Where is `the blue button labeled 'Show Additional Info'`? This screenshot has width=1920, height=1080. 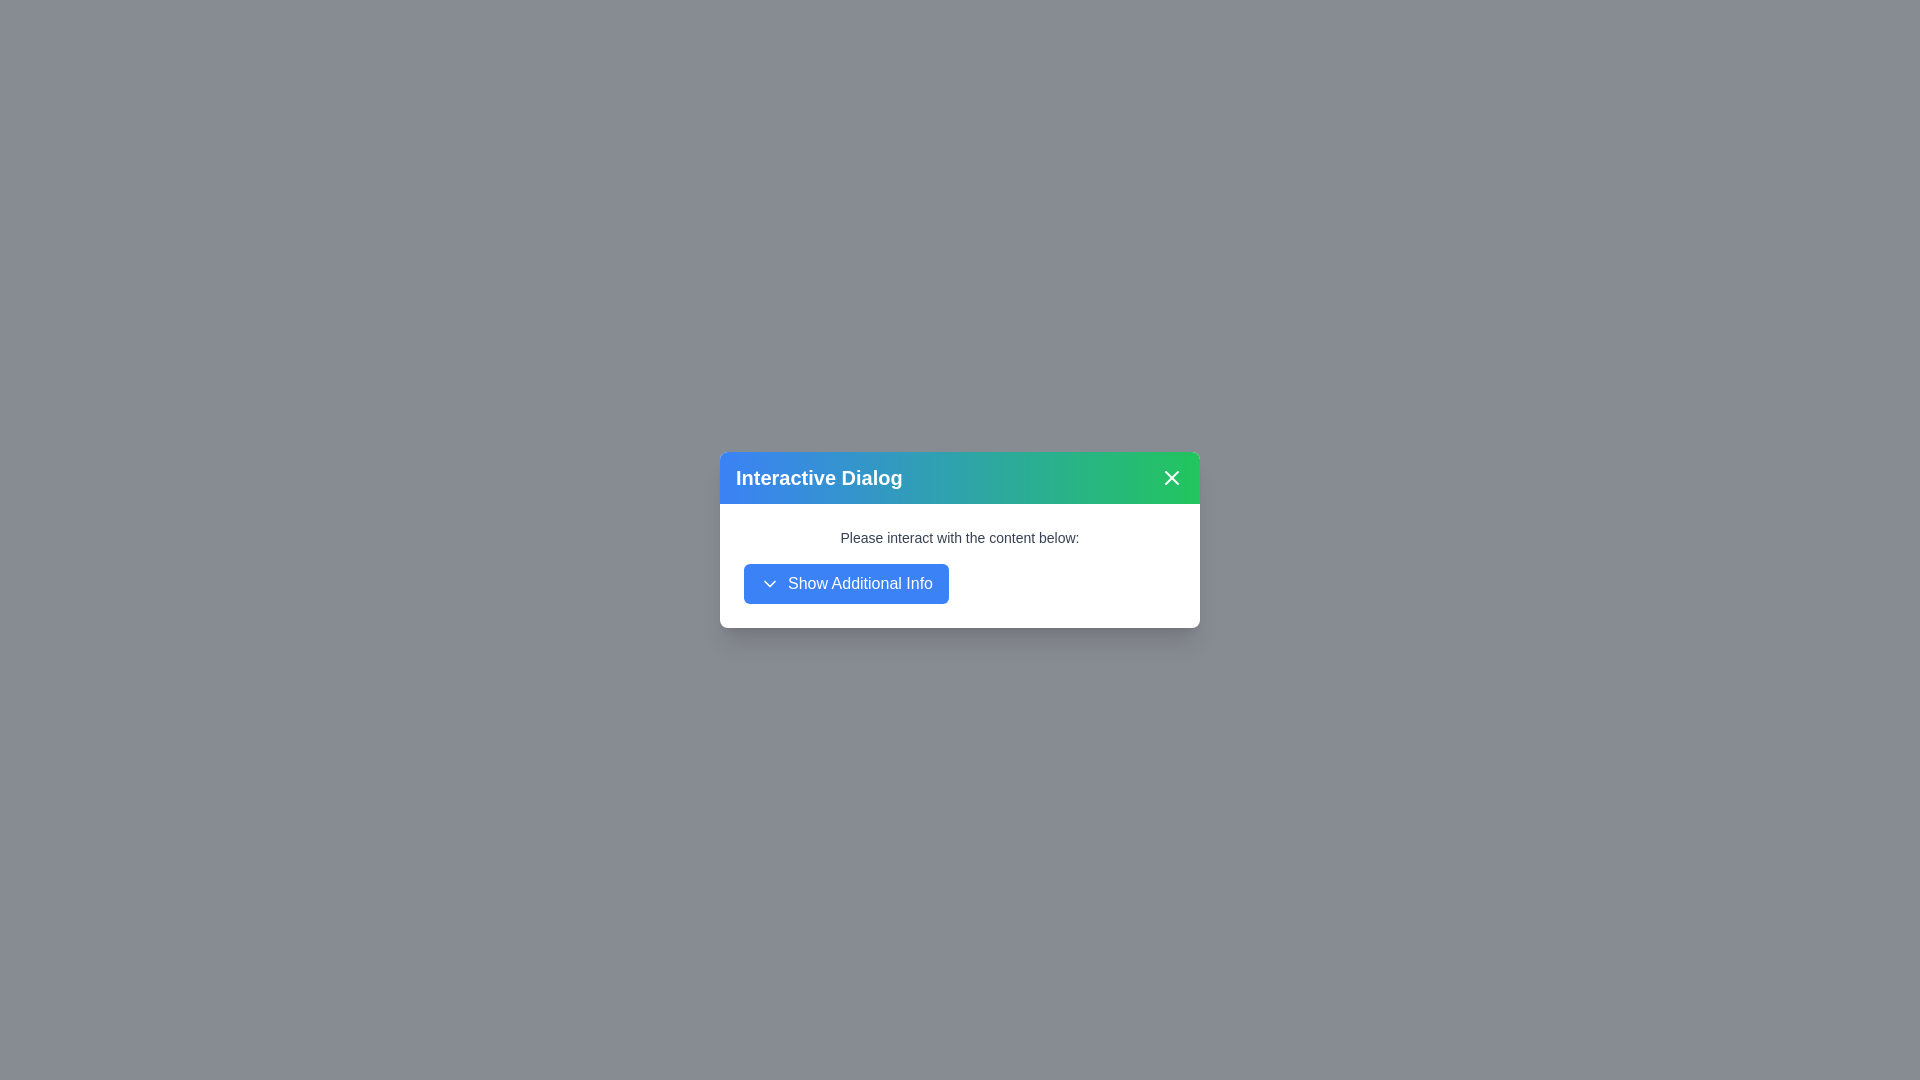
the blue button labeled 'Show Additional Info' is located at coordinates (846, 583).